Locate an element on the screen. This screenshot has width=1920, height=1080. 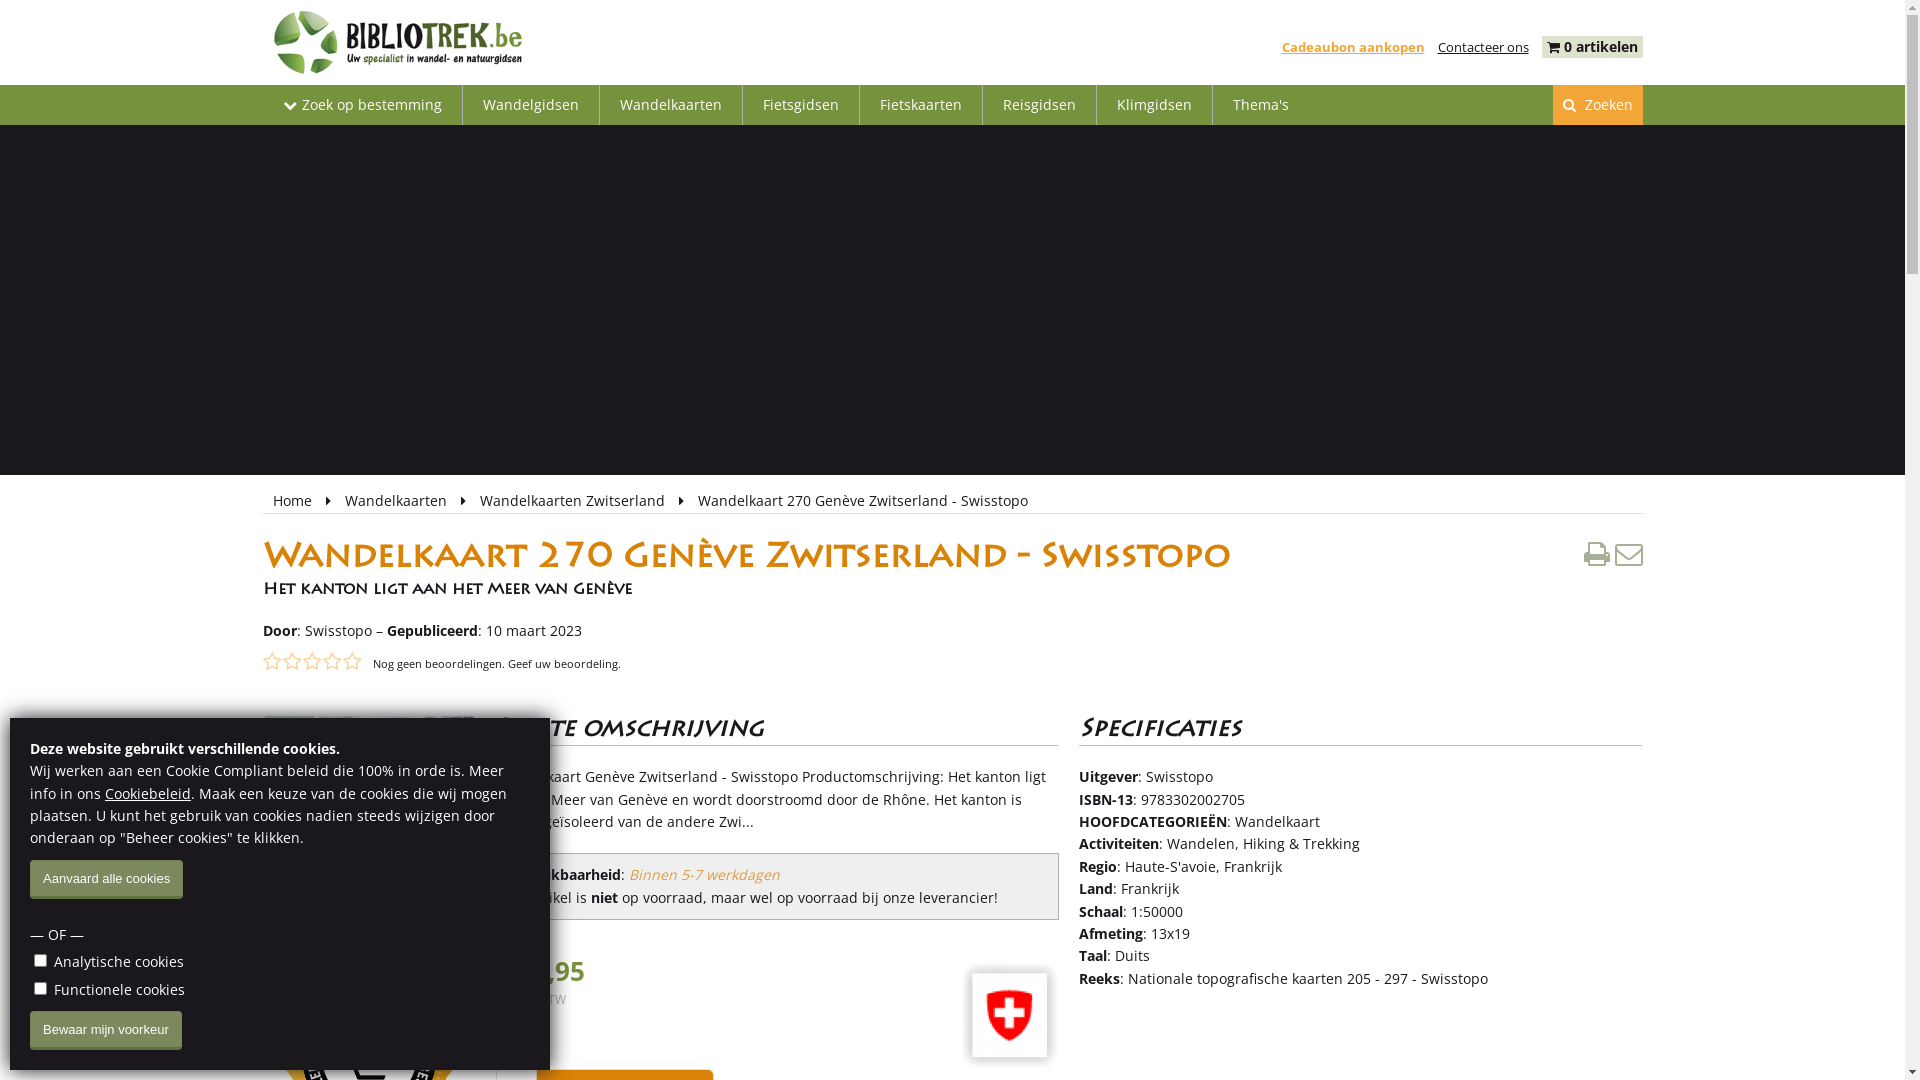
'Wandelkaarten Zwitserland' is located at coordinates (573, 499).